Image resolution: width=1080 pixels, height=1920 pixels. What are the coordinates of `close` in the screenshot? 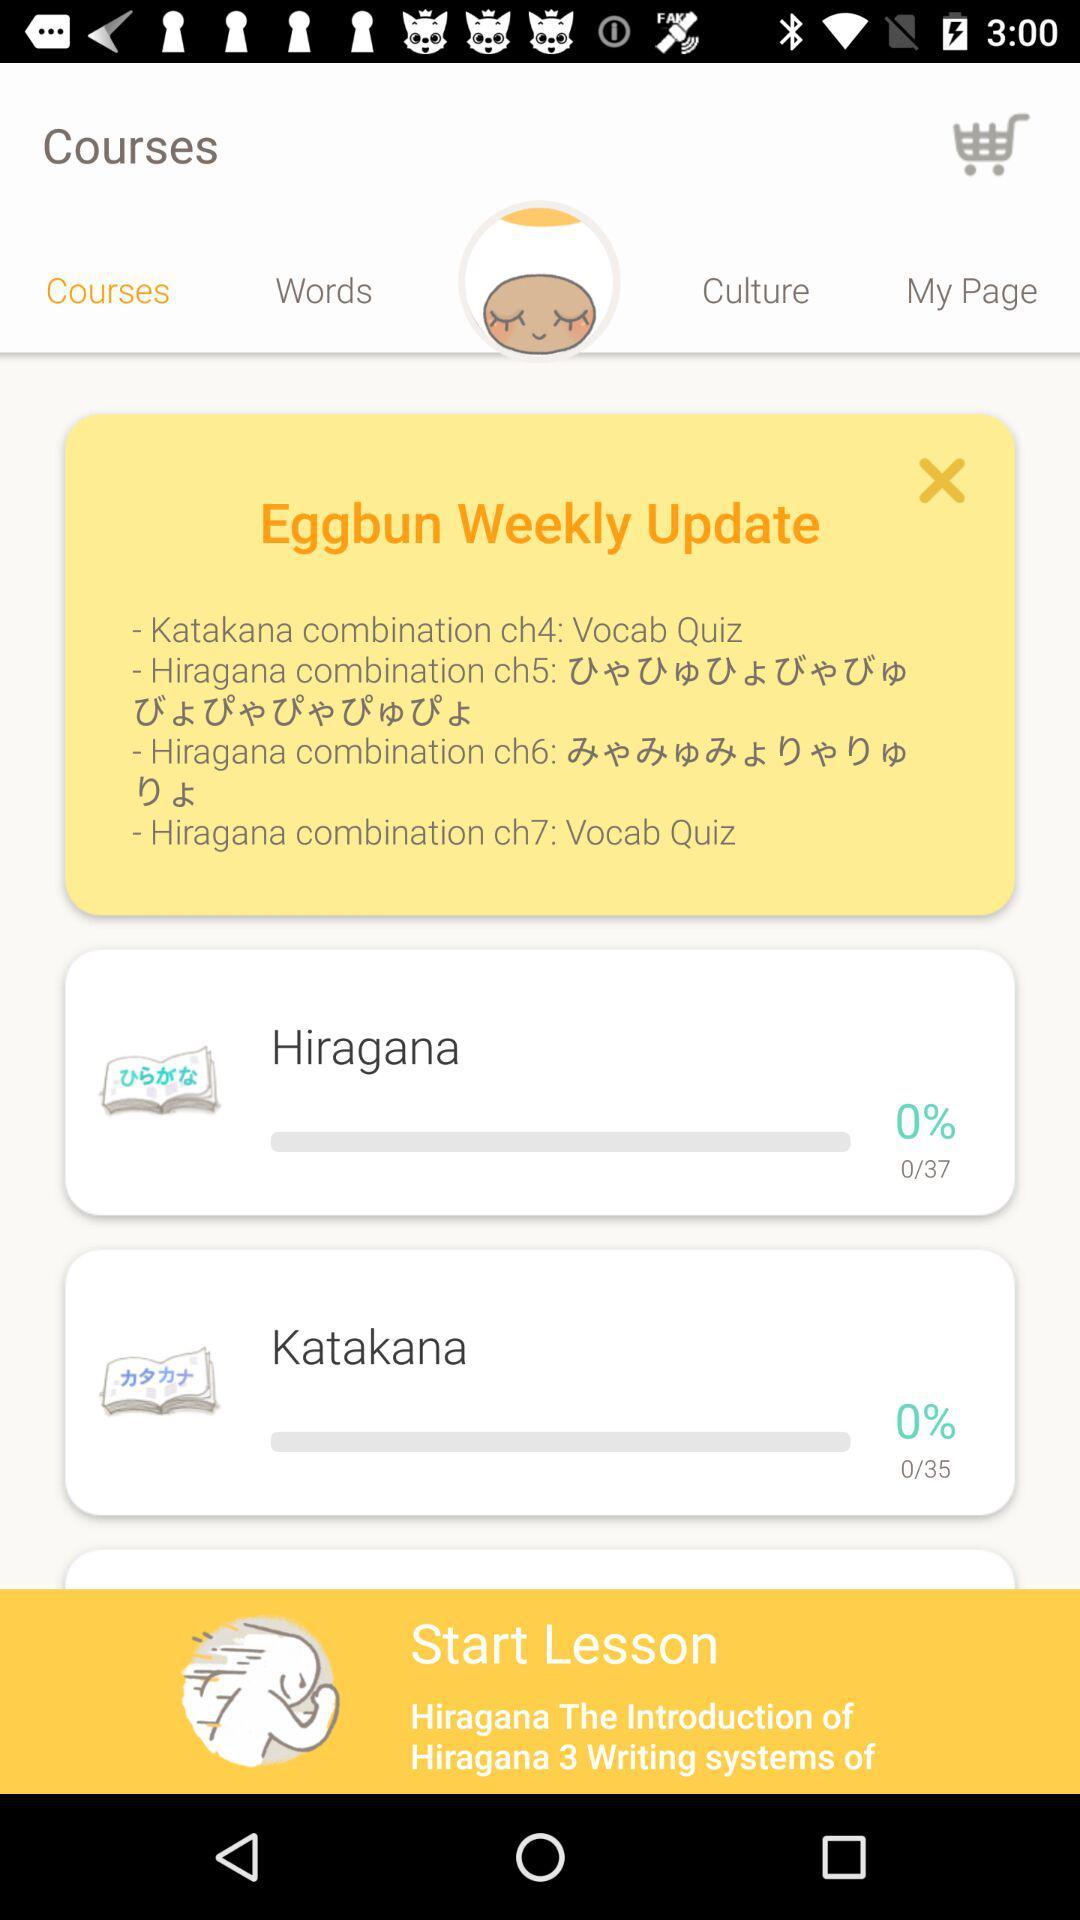 It's located at (942, 481).